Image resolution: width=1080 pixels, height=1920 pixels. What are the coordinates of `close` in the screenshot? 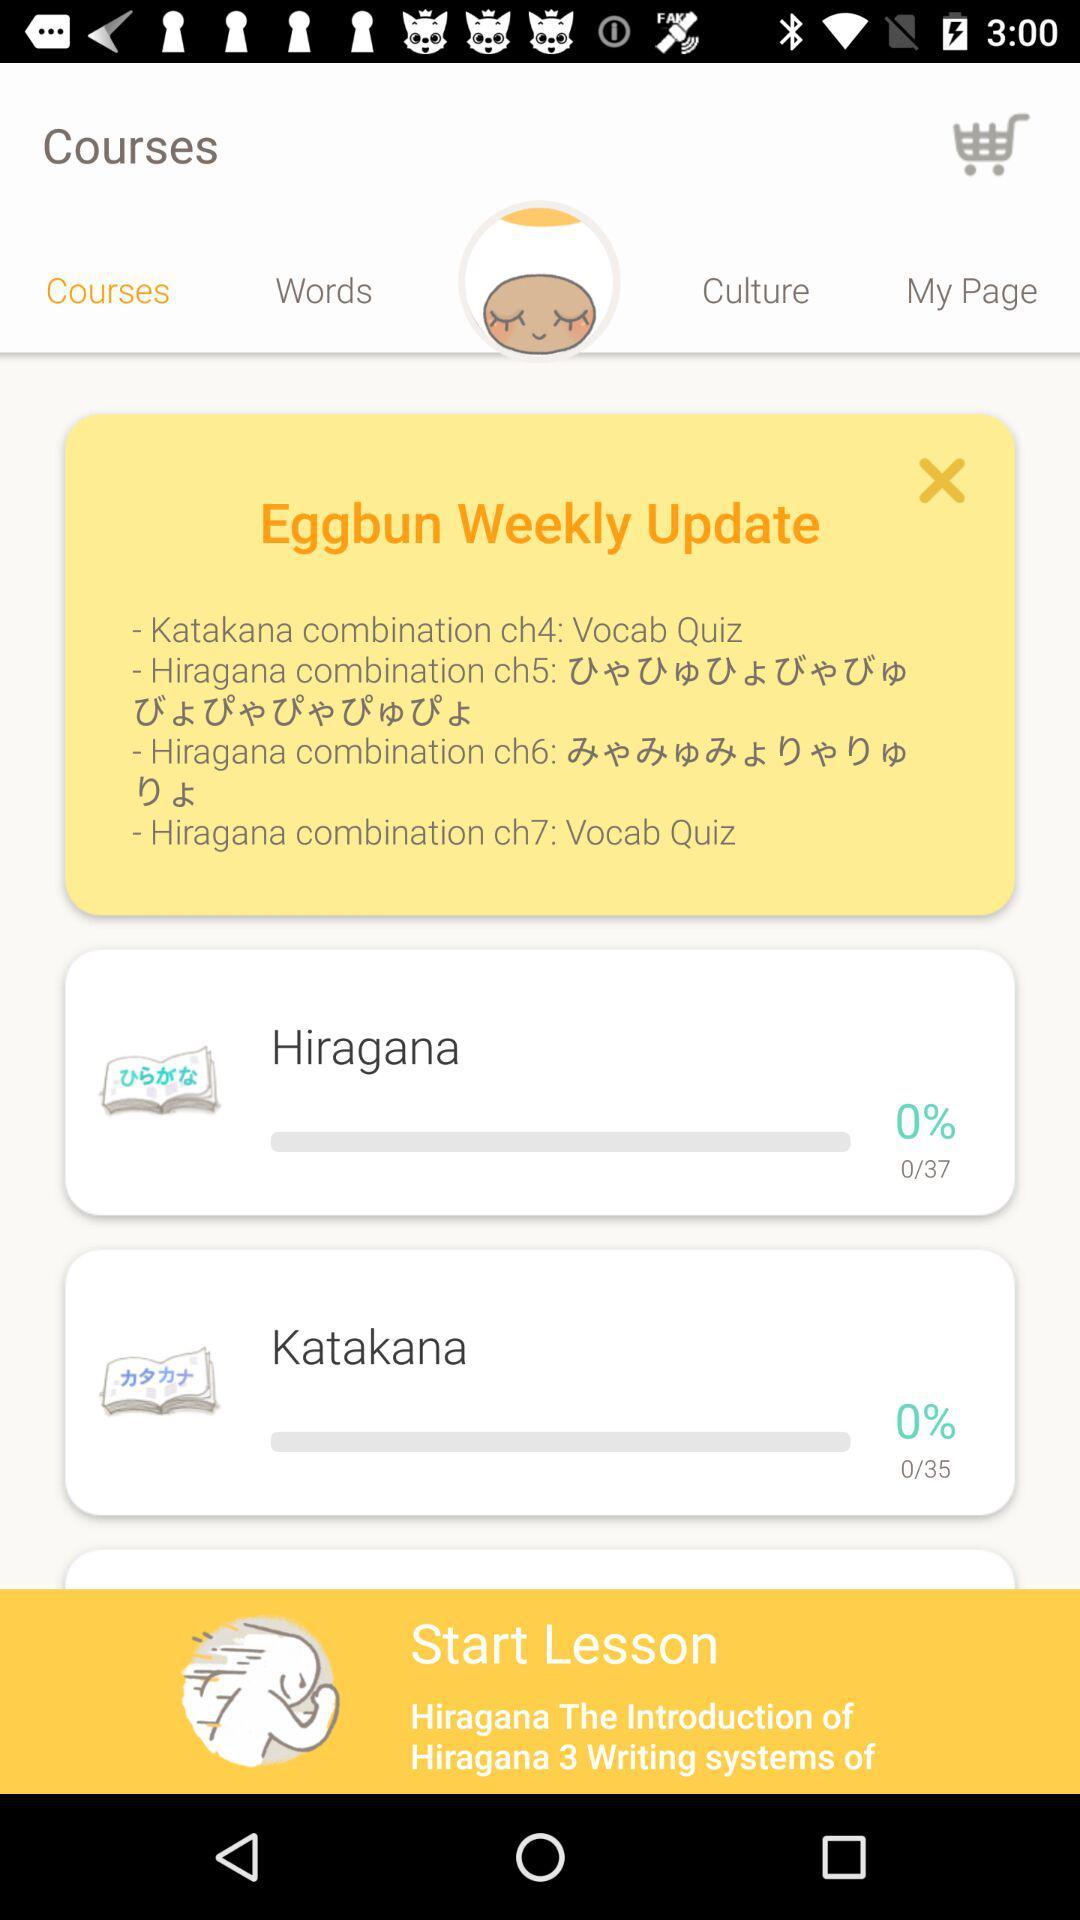 It's located at (942, 481).